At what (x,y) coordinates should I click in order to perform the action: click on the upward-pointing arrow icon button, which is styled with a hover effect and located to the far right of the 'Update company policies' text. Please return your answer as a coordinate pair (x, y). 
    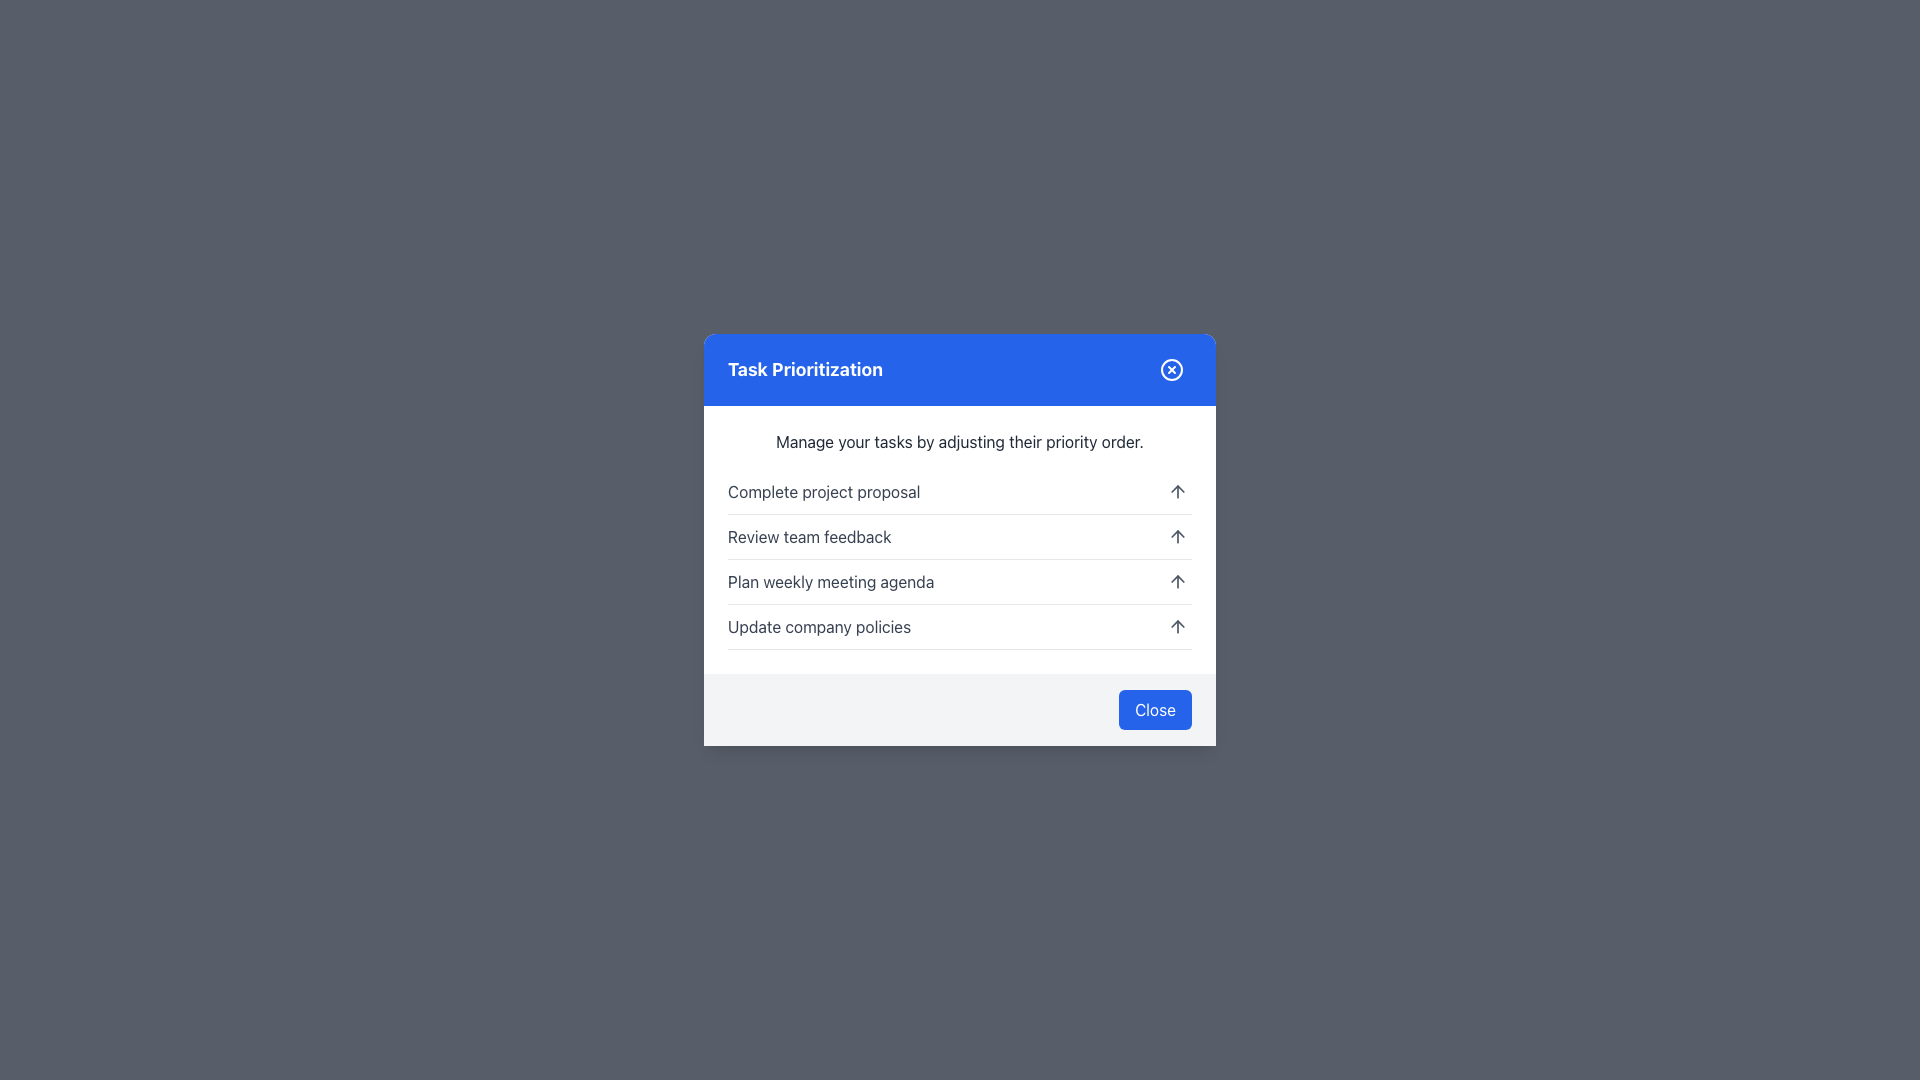
    Looking at the image, I should click on (1177, 626).